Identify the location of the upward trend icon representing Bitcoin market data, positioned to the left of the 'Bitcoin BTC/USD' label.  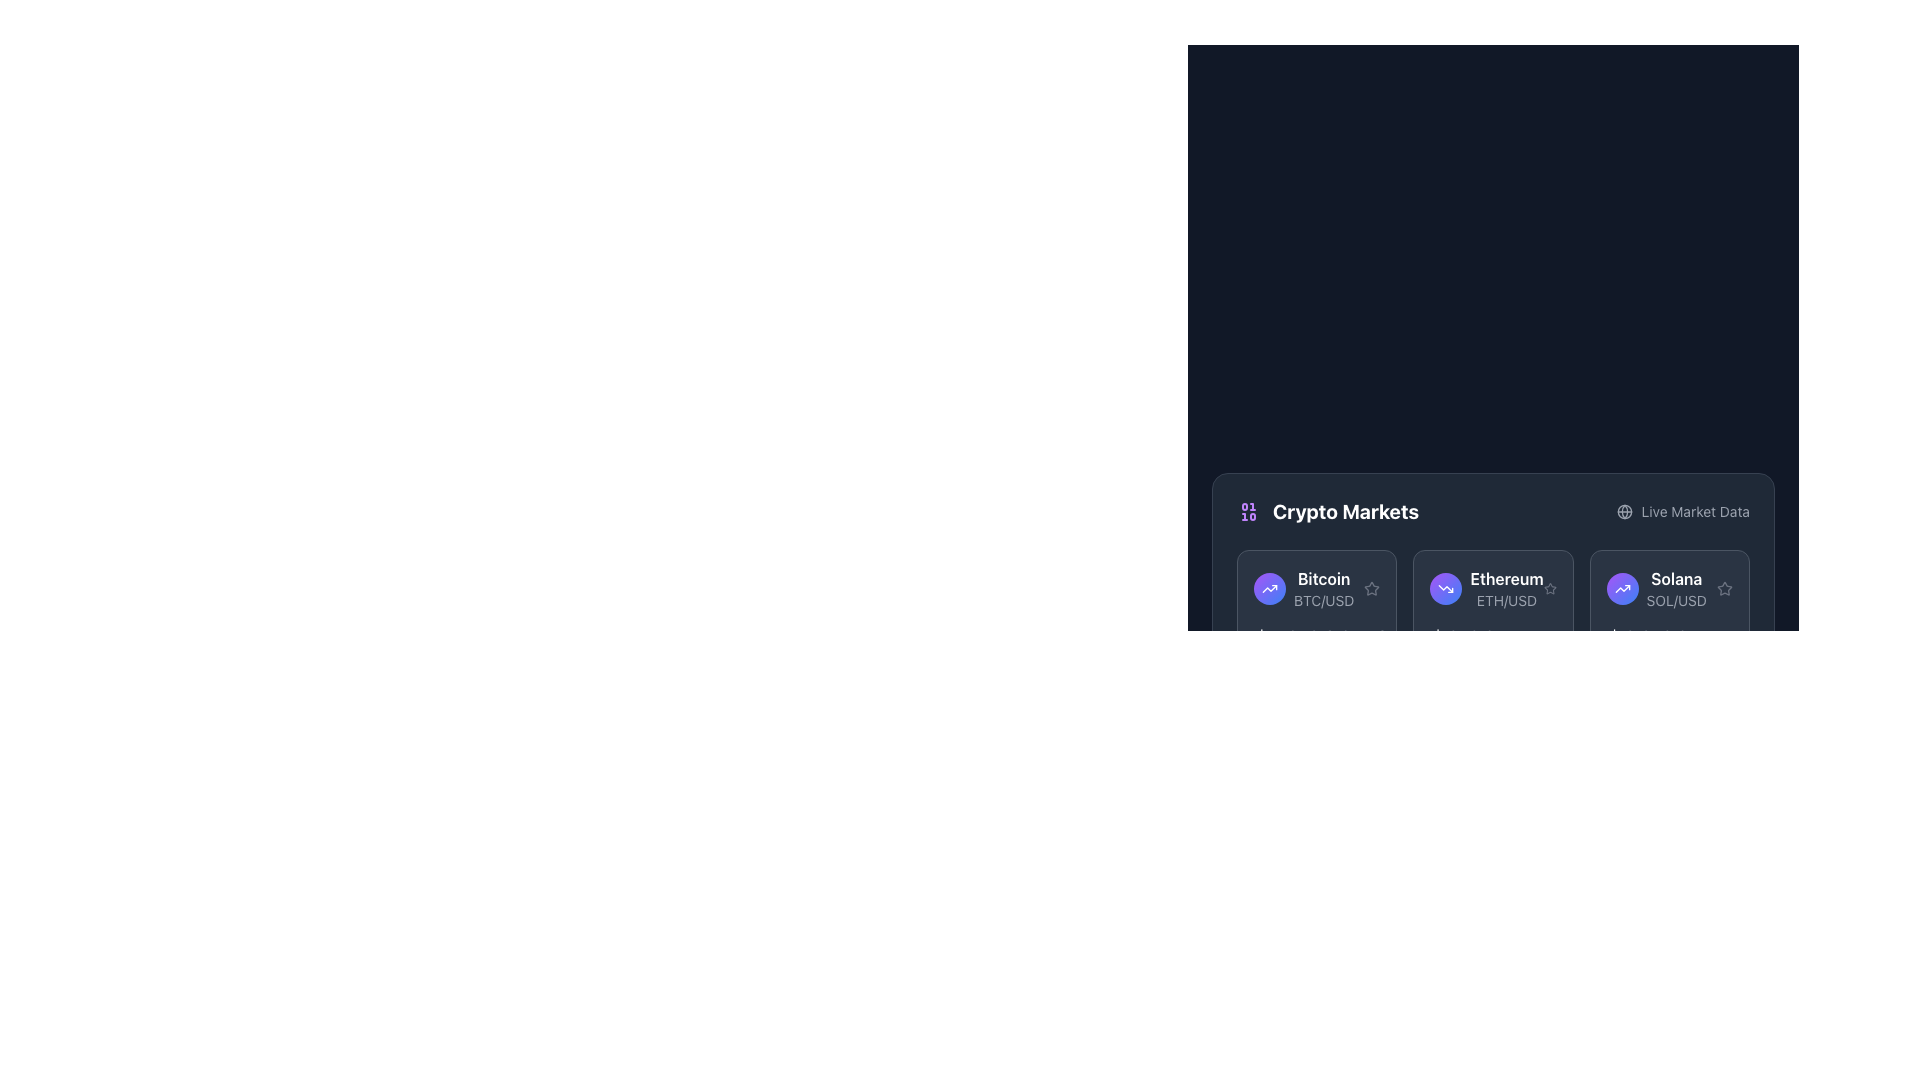
(1269, 588).